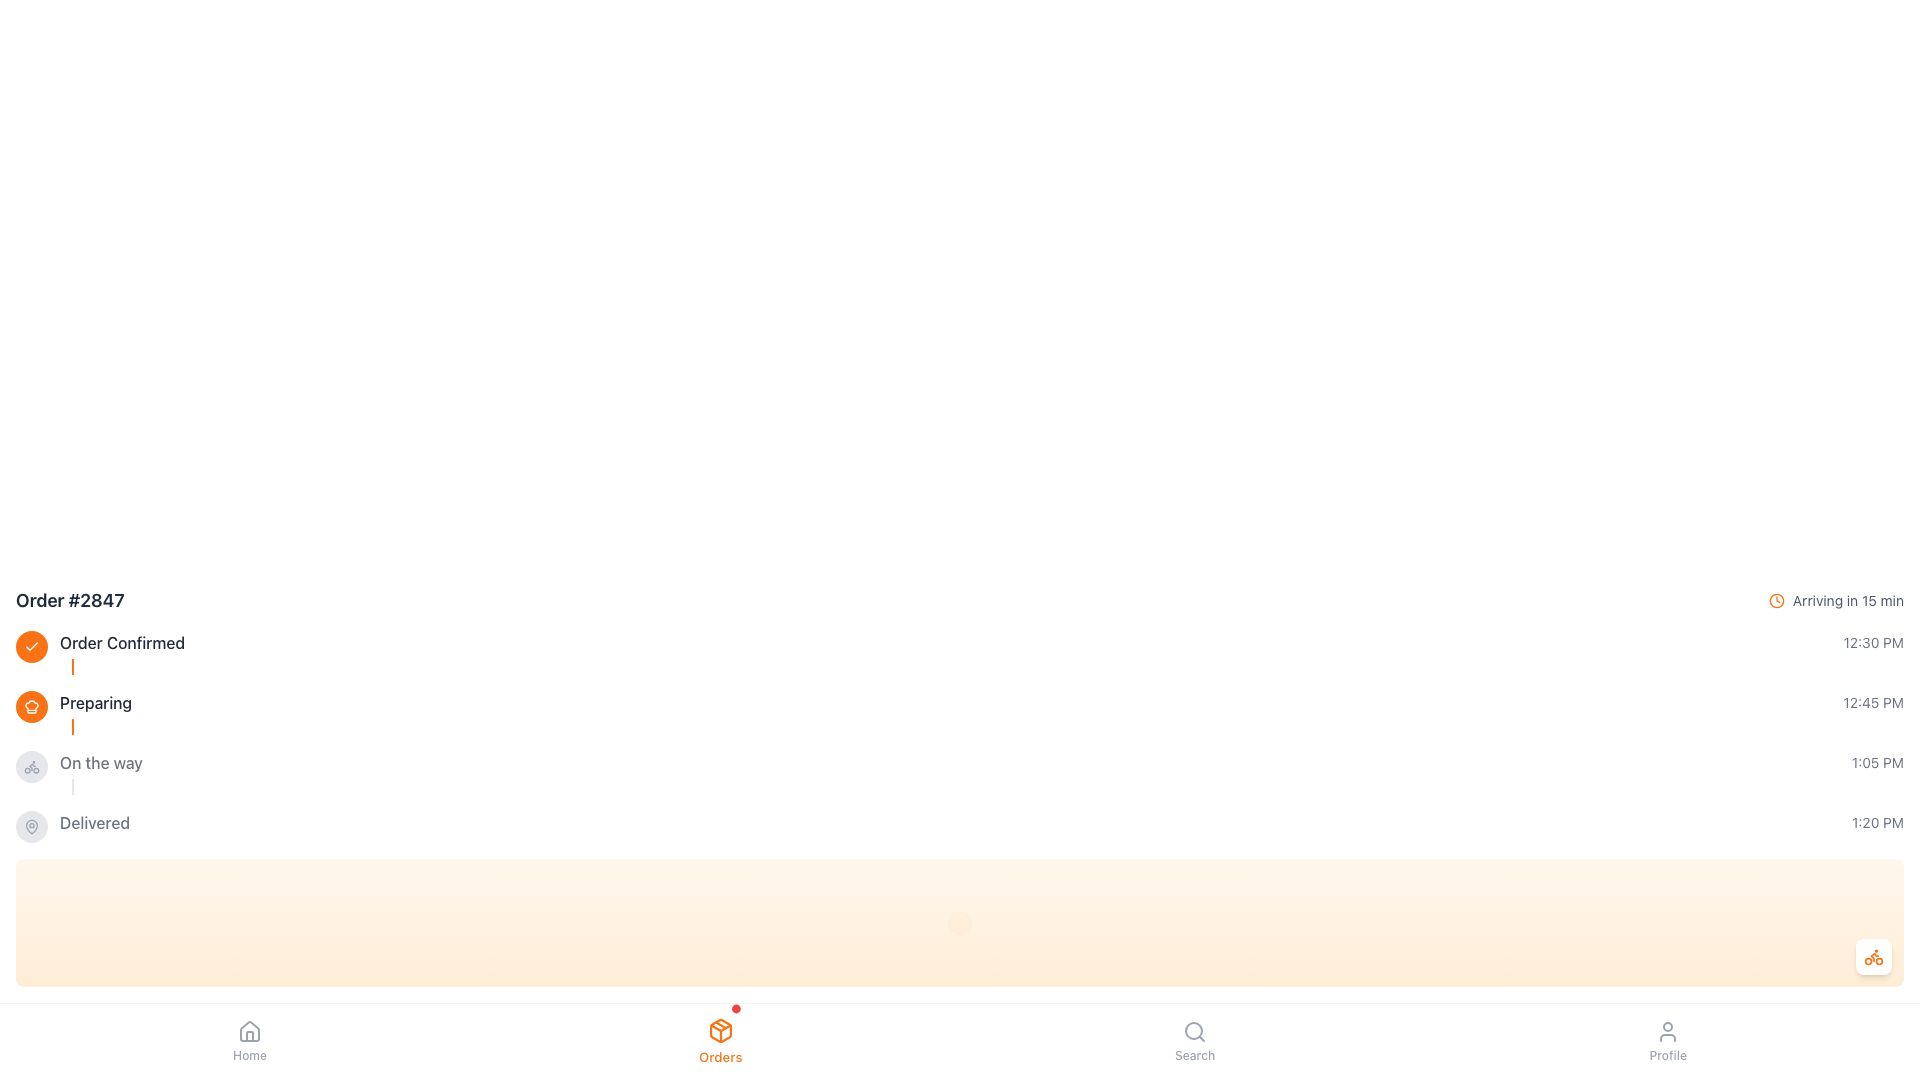  What do you see at coordinates (720, 1040) in the screenshot?
I see `the orange icon button located above the 'Orders' label in the navigation bar` at bounding box center [720, 1040].